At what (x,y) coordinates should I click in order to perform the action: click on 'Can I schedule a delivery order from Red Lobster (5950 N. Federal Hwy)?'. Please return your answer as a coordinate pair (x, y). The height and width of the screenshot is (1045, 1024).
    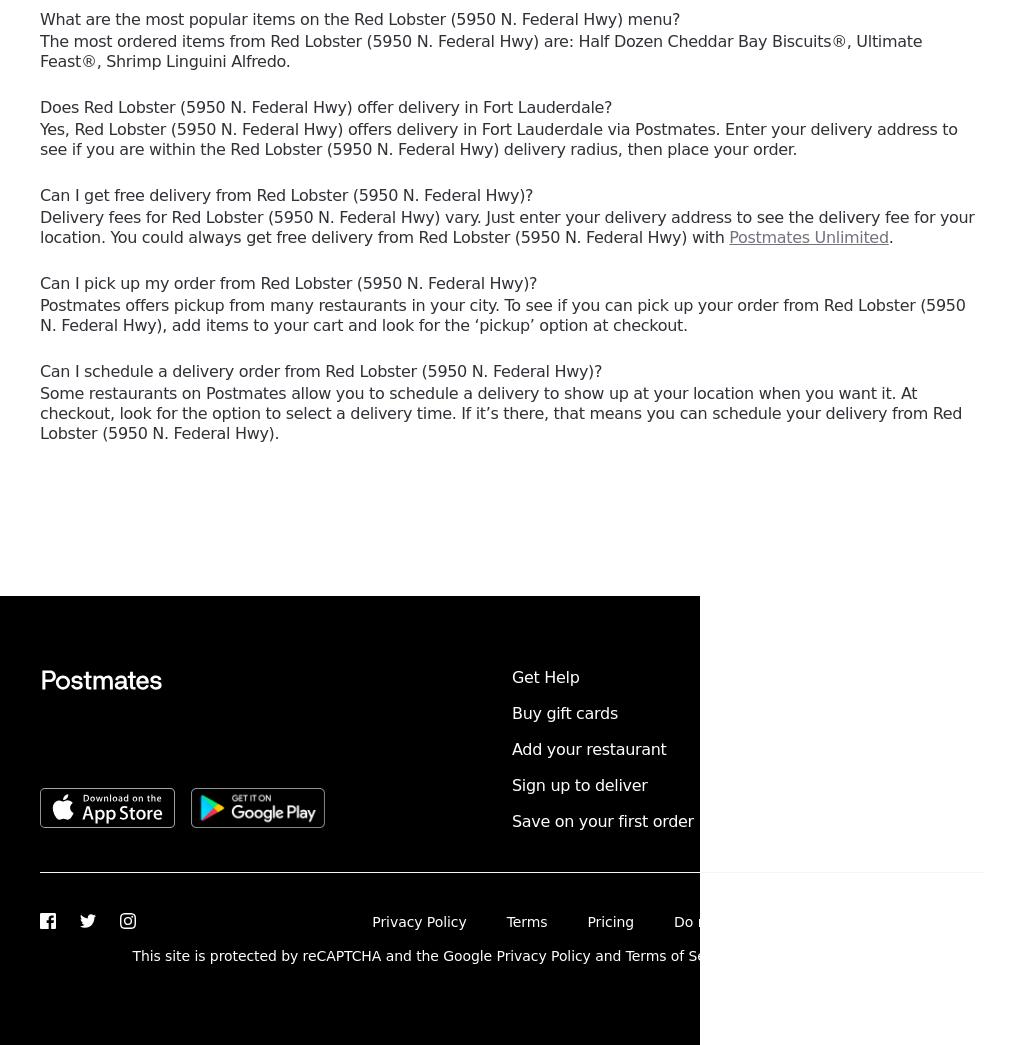
    Looking at the image, I should click on (320, 370).